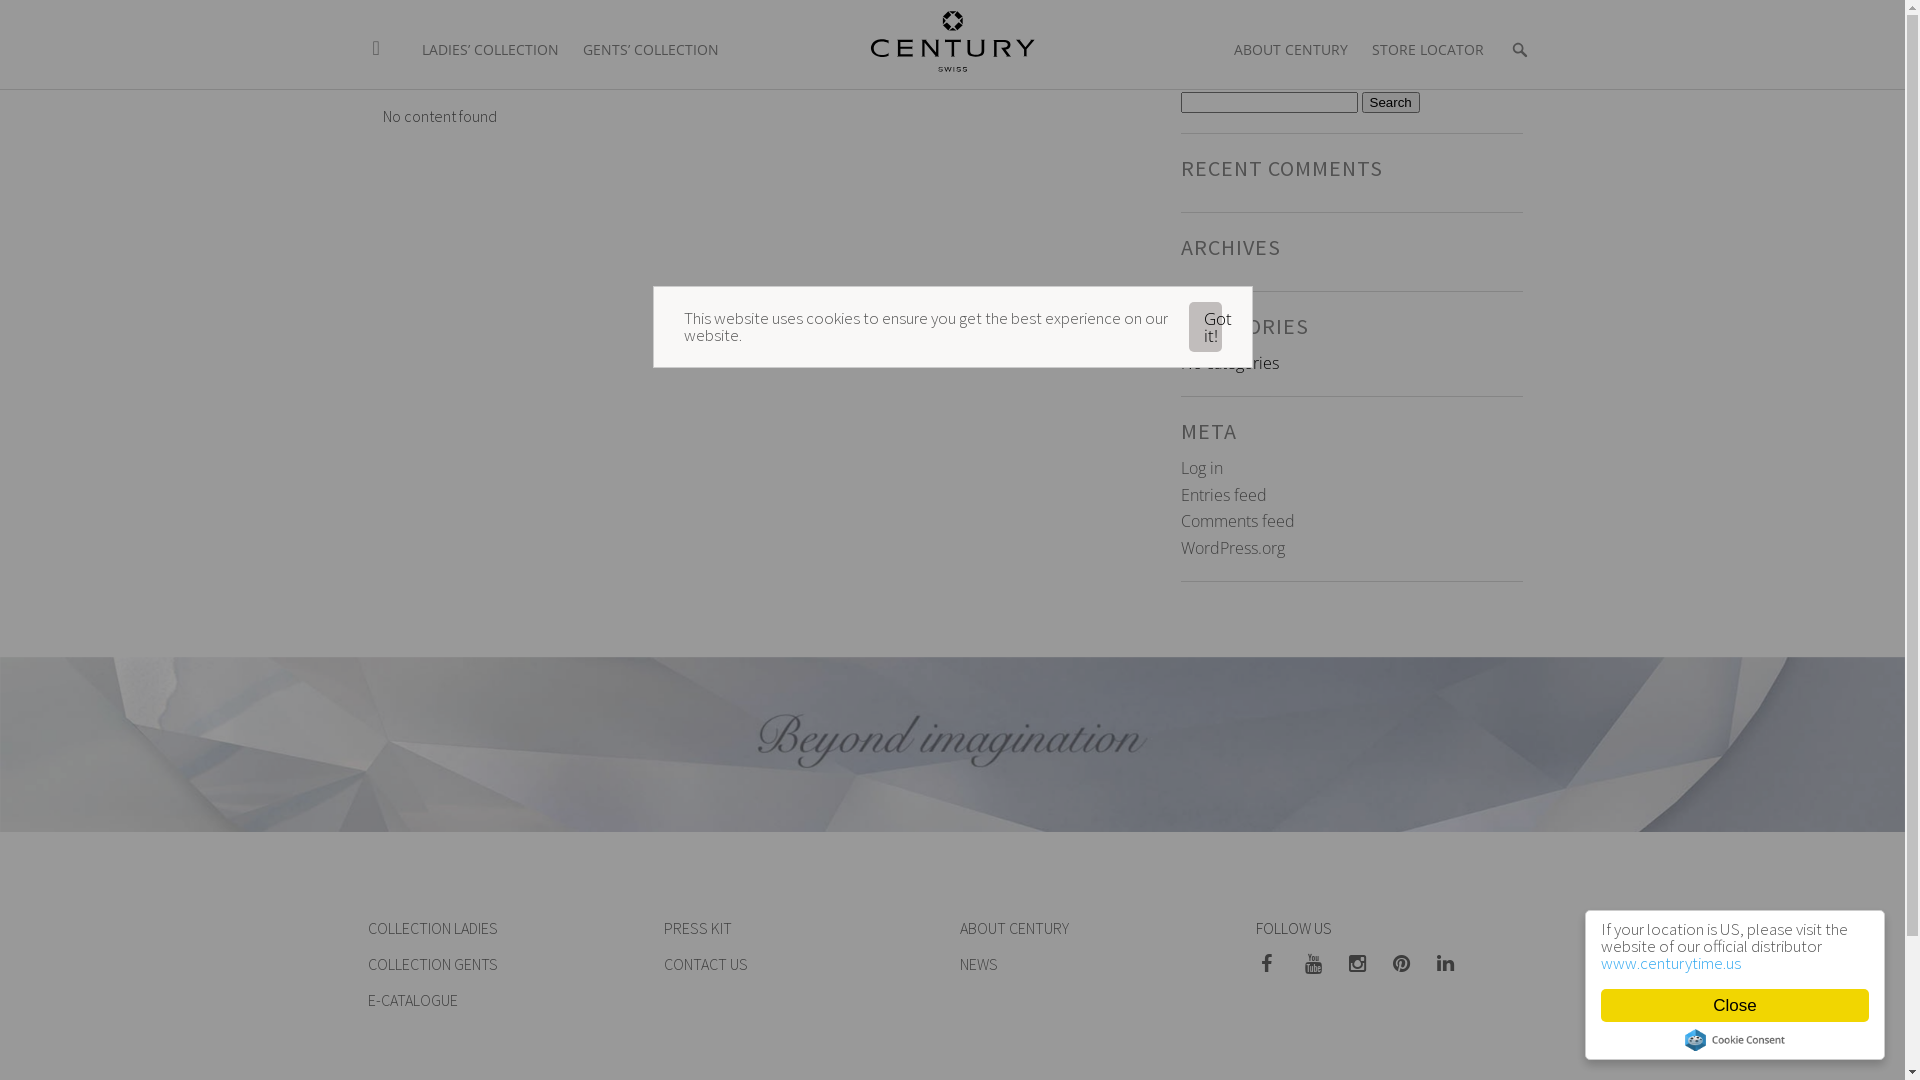  What do you see at coordinates (1291, 37) in the screenshot?
I see `'ABOUT CENTURY'` at bounding box center [1291, 37].